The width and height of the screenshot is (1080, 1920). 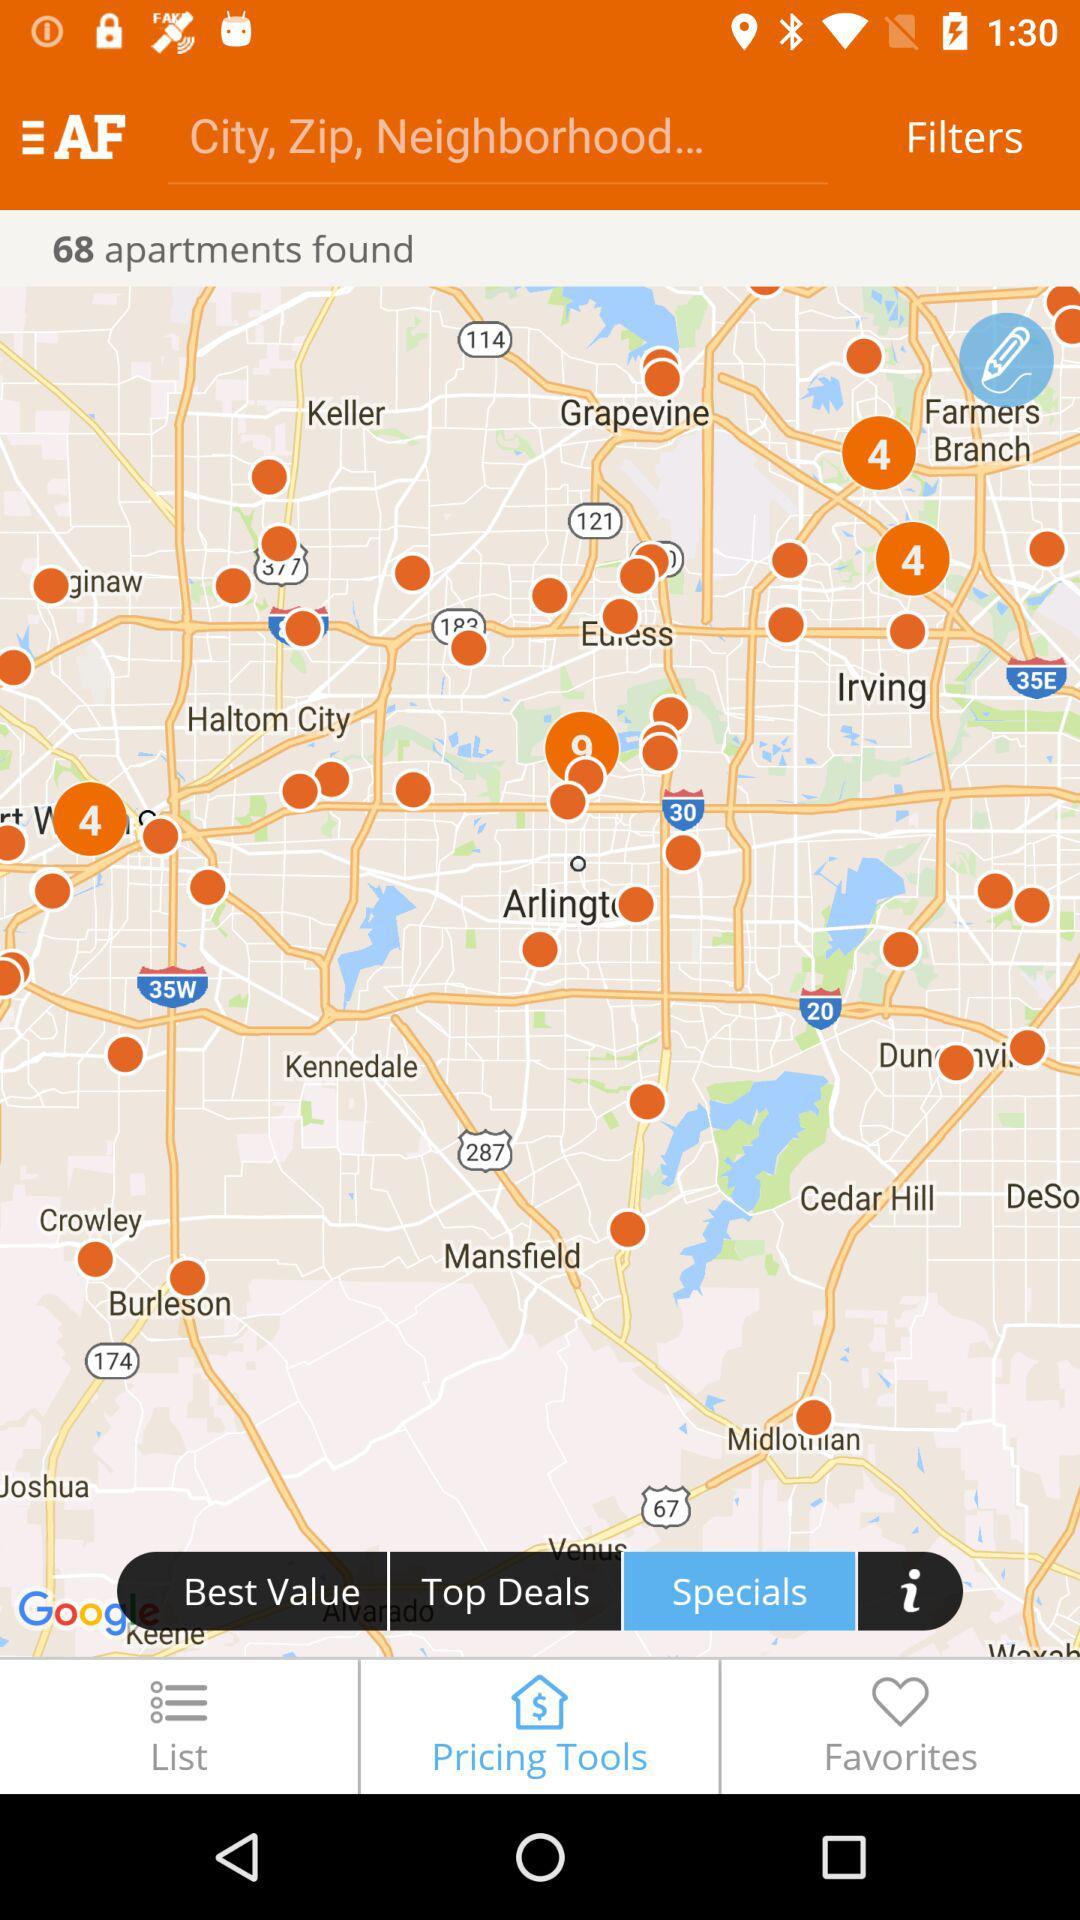 What do you see at coordinates (538, 1725) in the screenshot?
I see `the item next to list` at bounding box center [538, 1725].